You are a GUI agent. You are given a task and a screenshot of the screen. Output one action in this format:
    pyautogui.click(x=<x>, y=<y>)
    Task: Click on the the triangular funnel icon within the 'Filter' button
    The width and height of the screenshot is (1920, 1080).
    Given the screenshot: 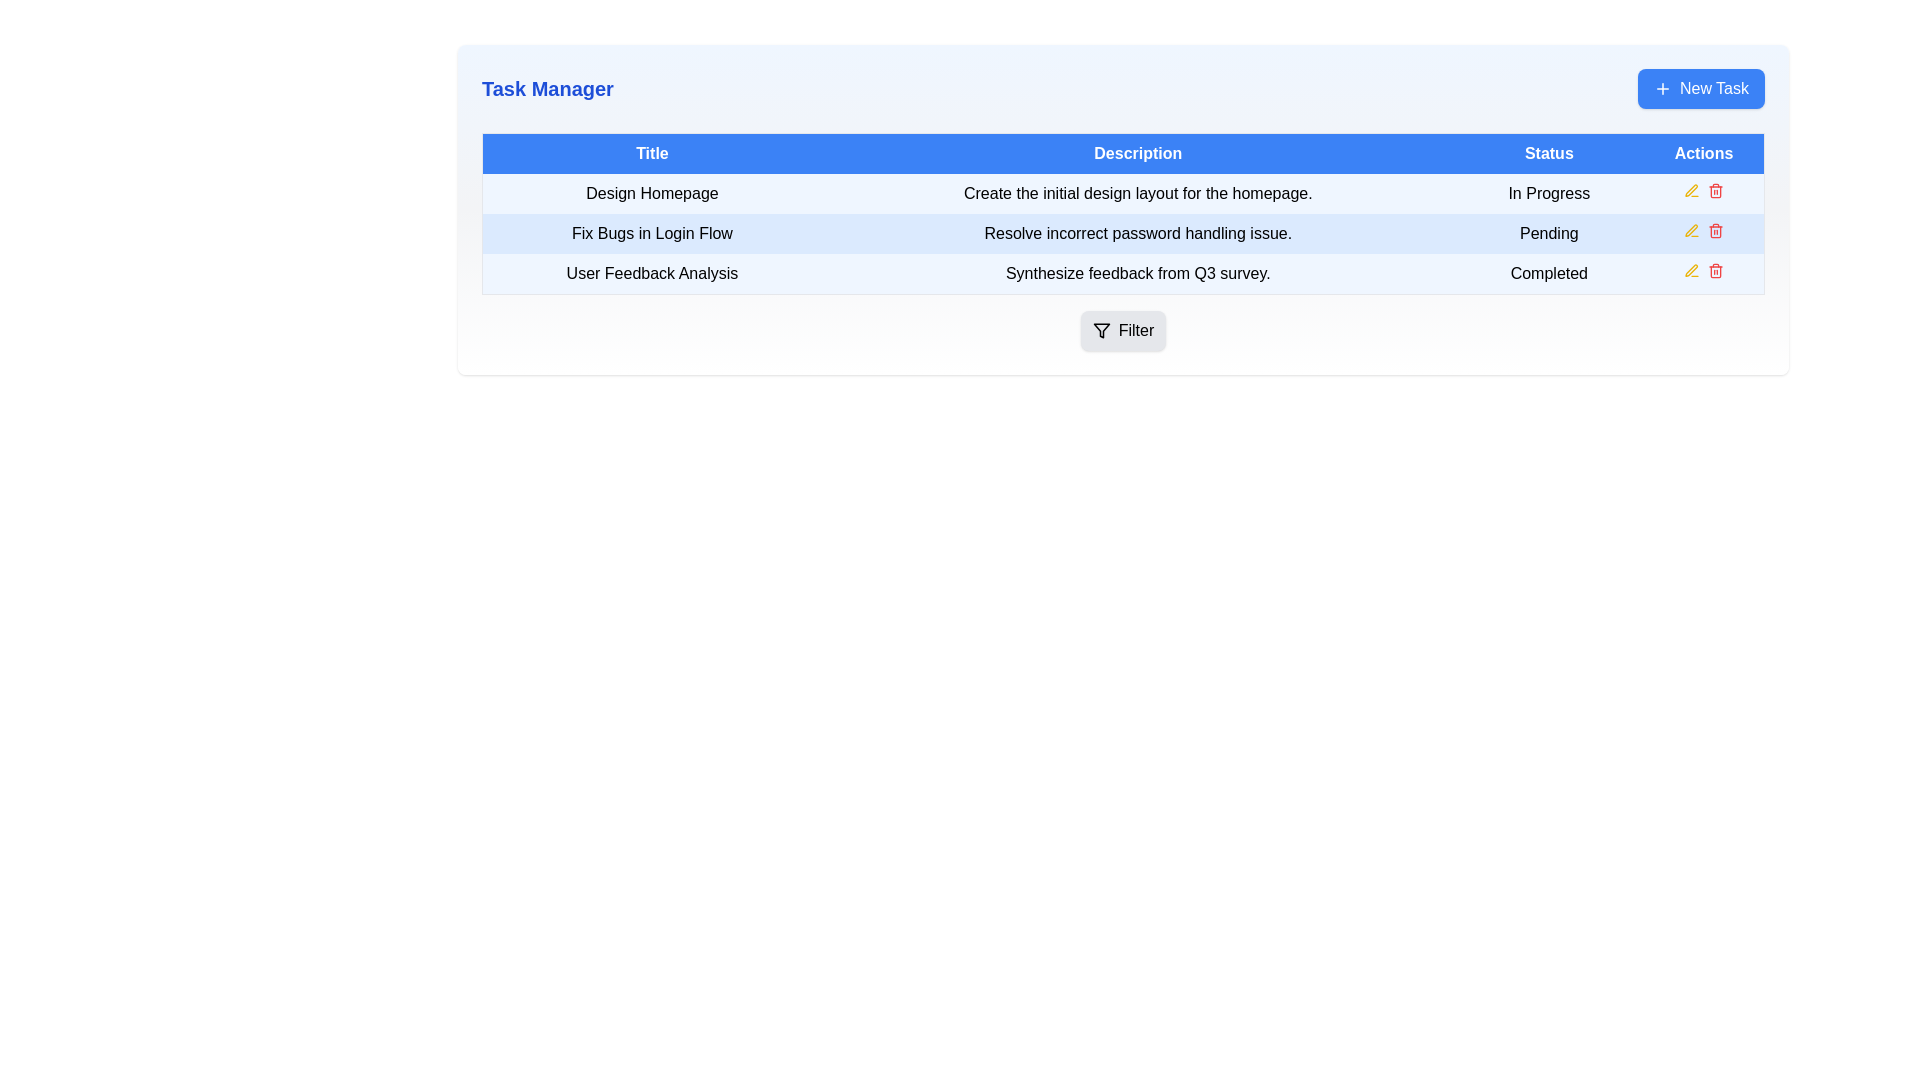 What is the action you would take?
    pyautogui.click(x=1100, y=330)
    